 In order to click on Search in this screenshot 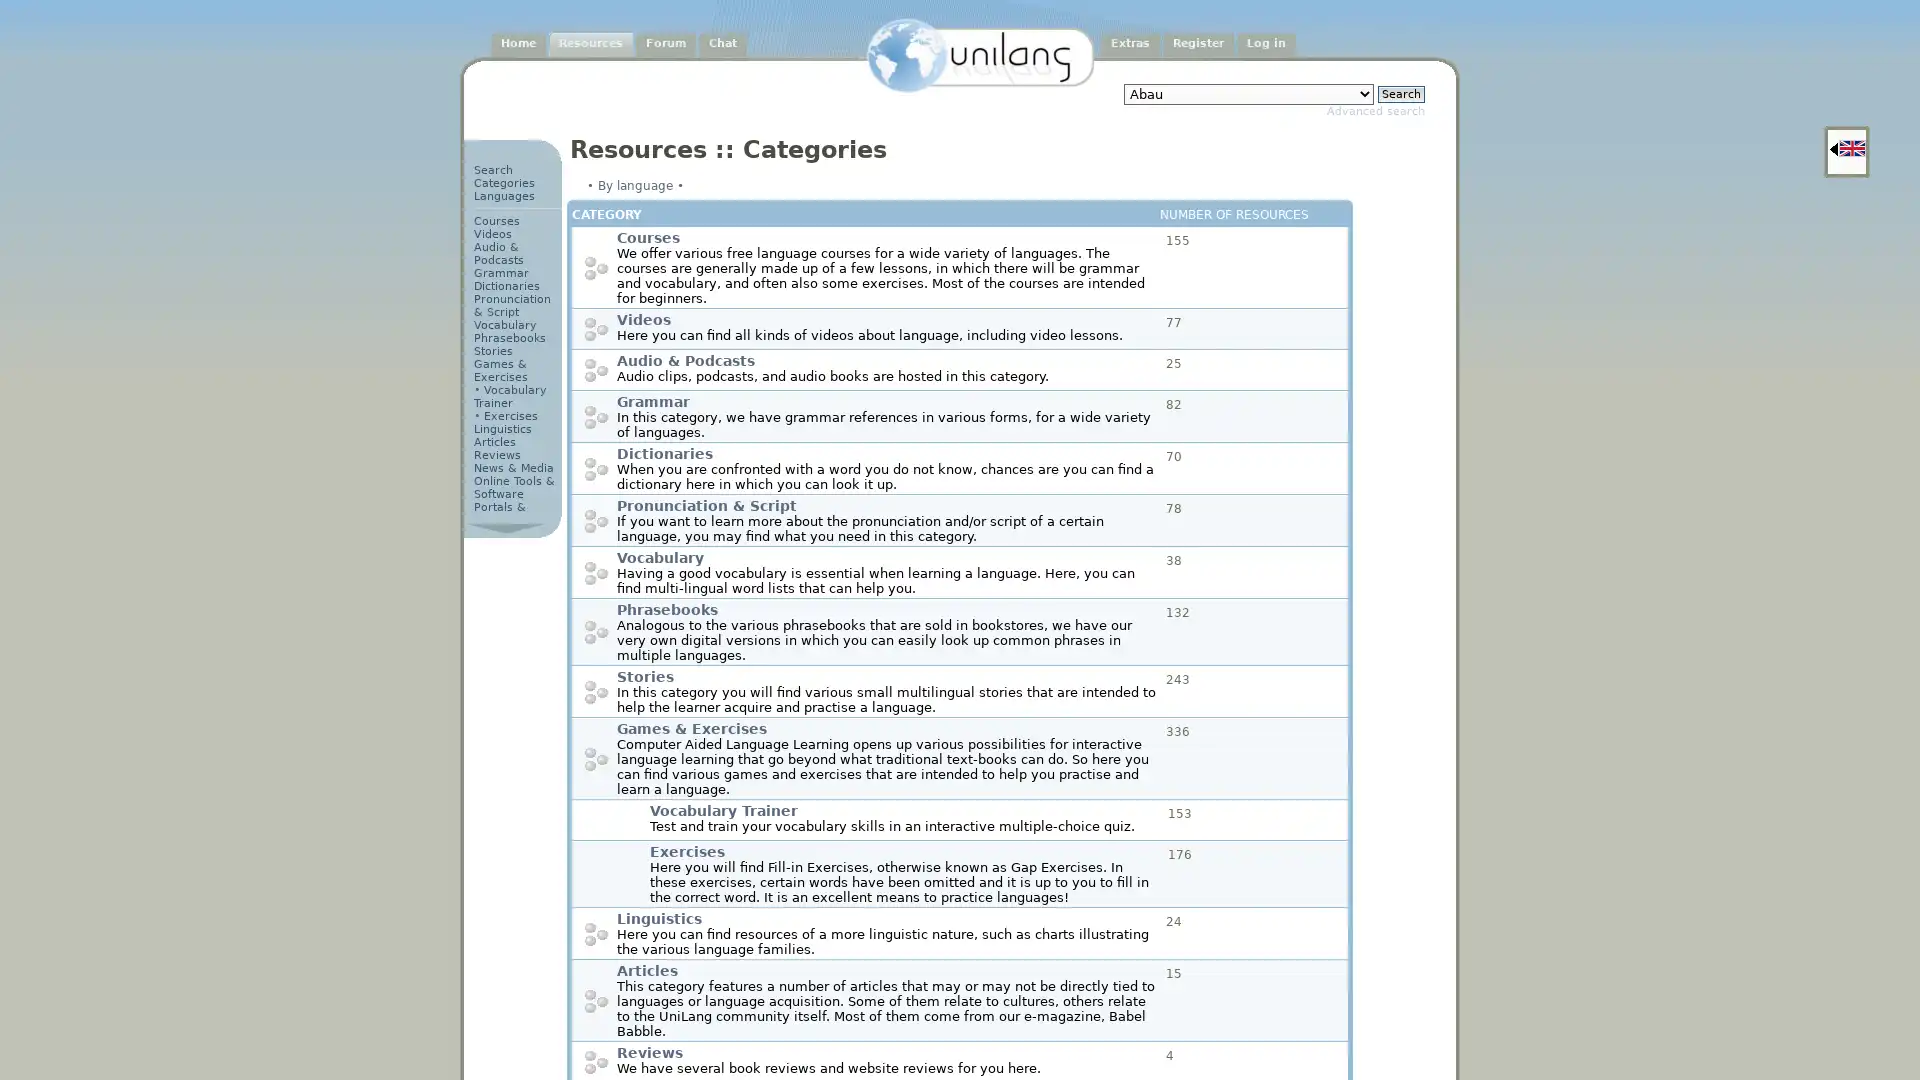, I will do `click(1400, 94)`.